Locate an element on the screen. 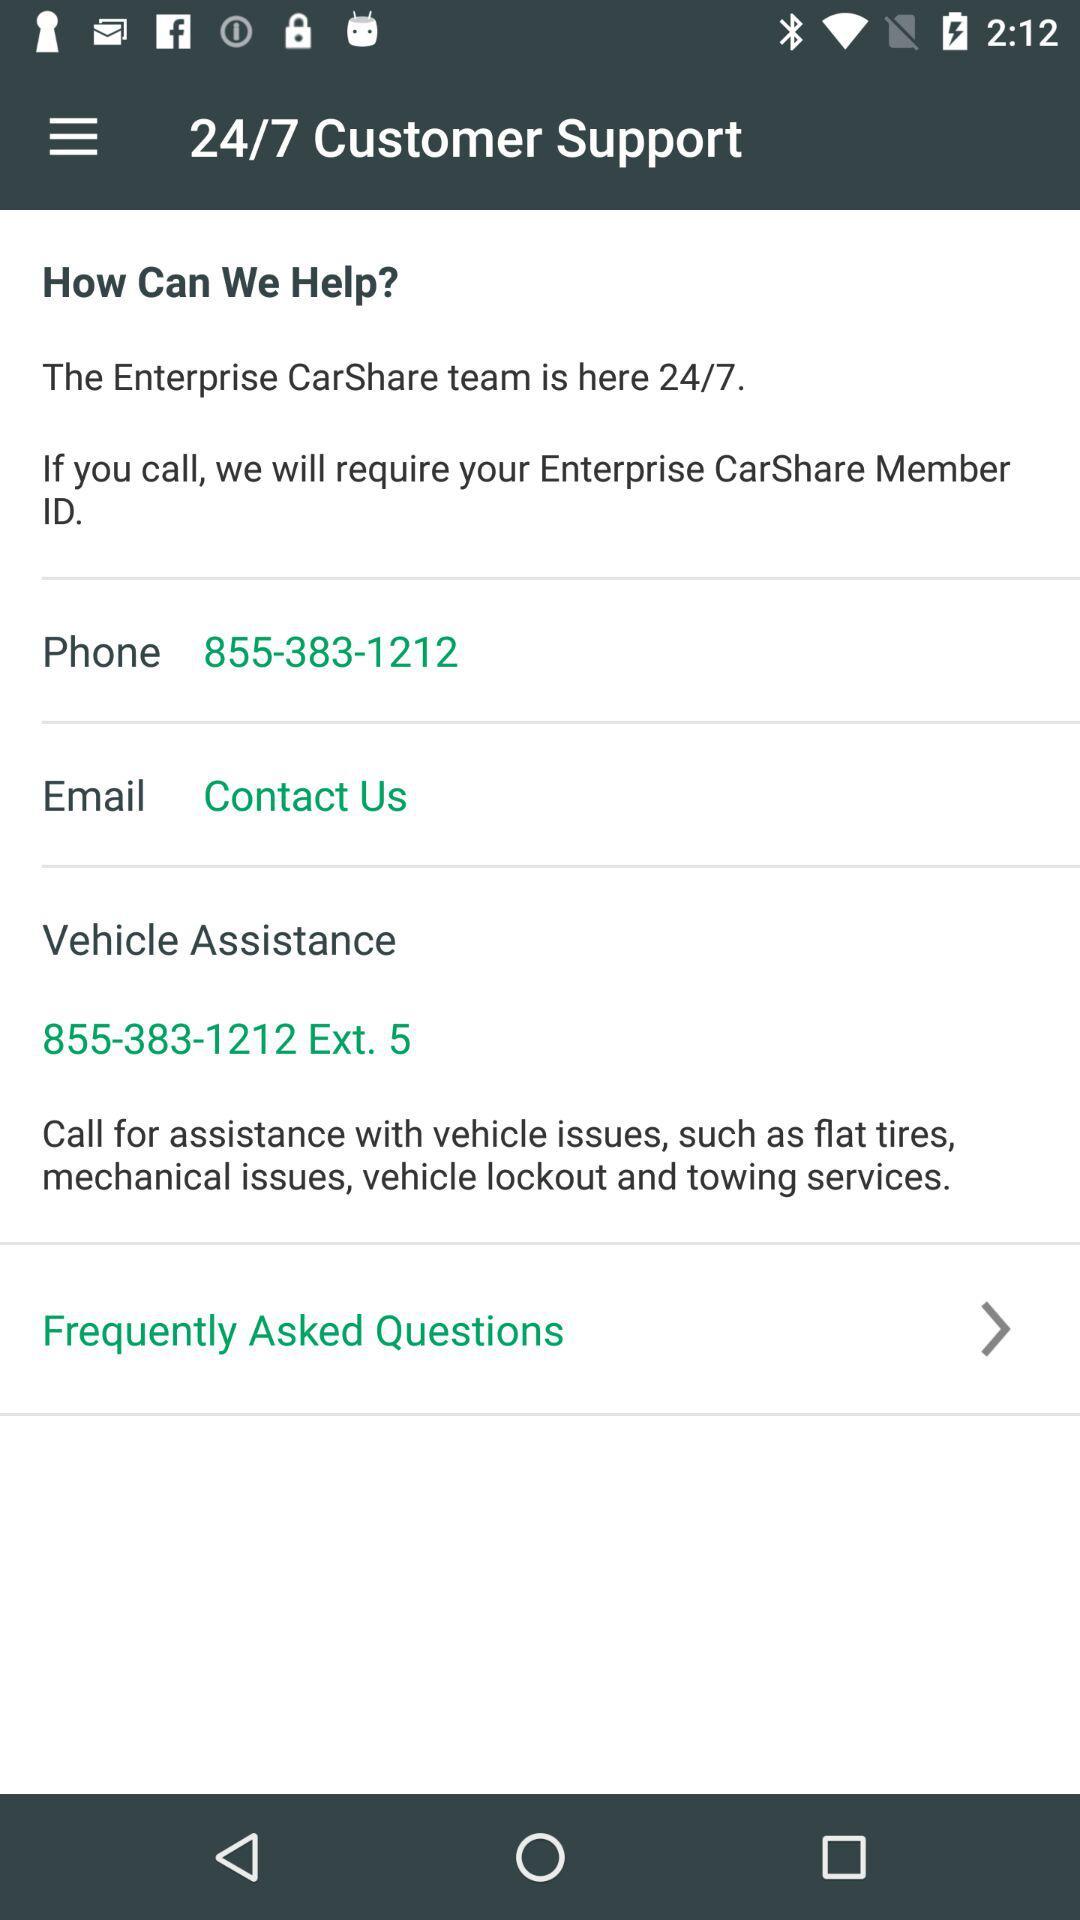 The width and height of the screenshot is (1080, 1920). frequently asked questions item is located at coordinates (540, 1329).